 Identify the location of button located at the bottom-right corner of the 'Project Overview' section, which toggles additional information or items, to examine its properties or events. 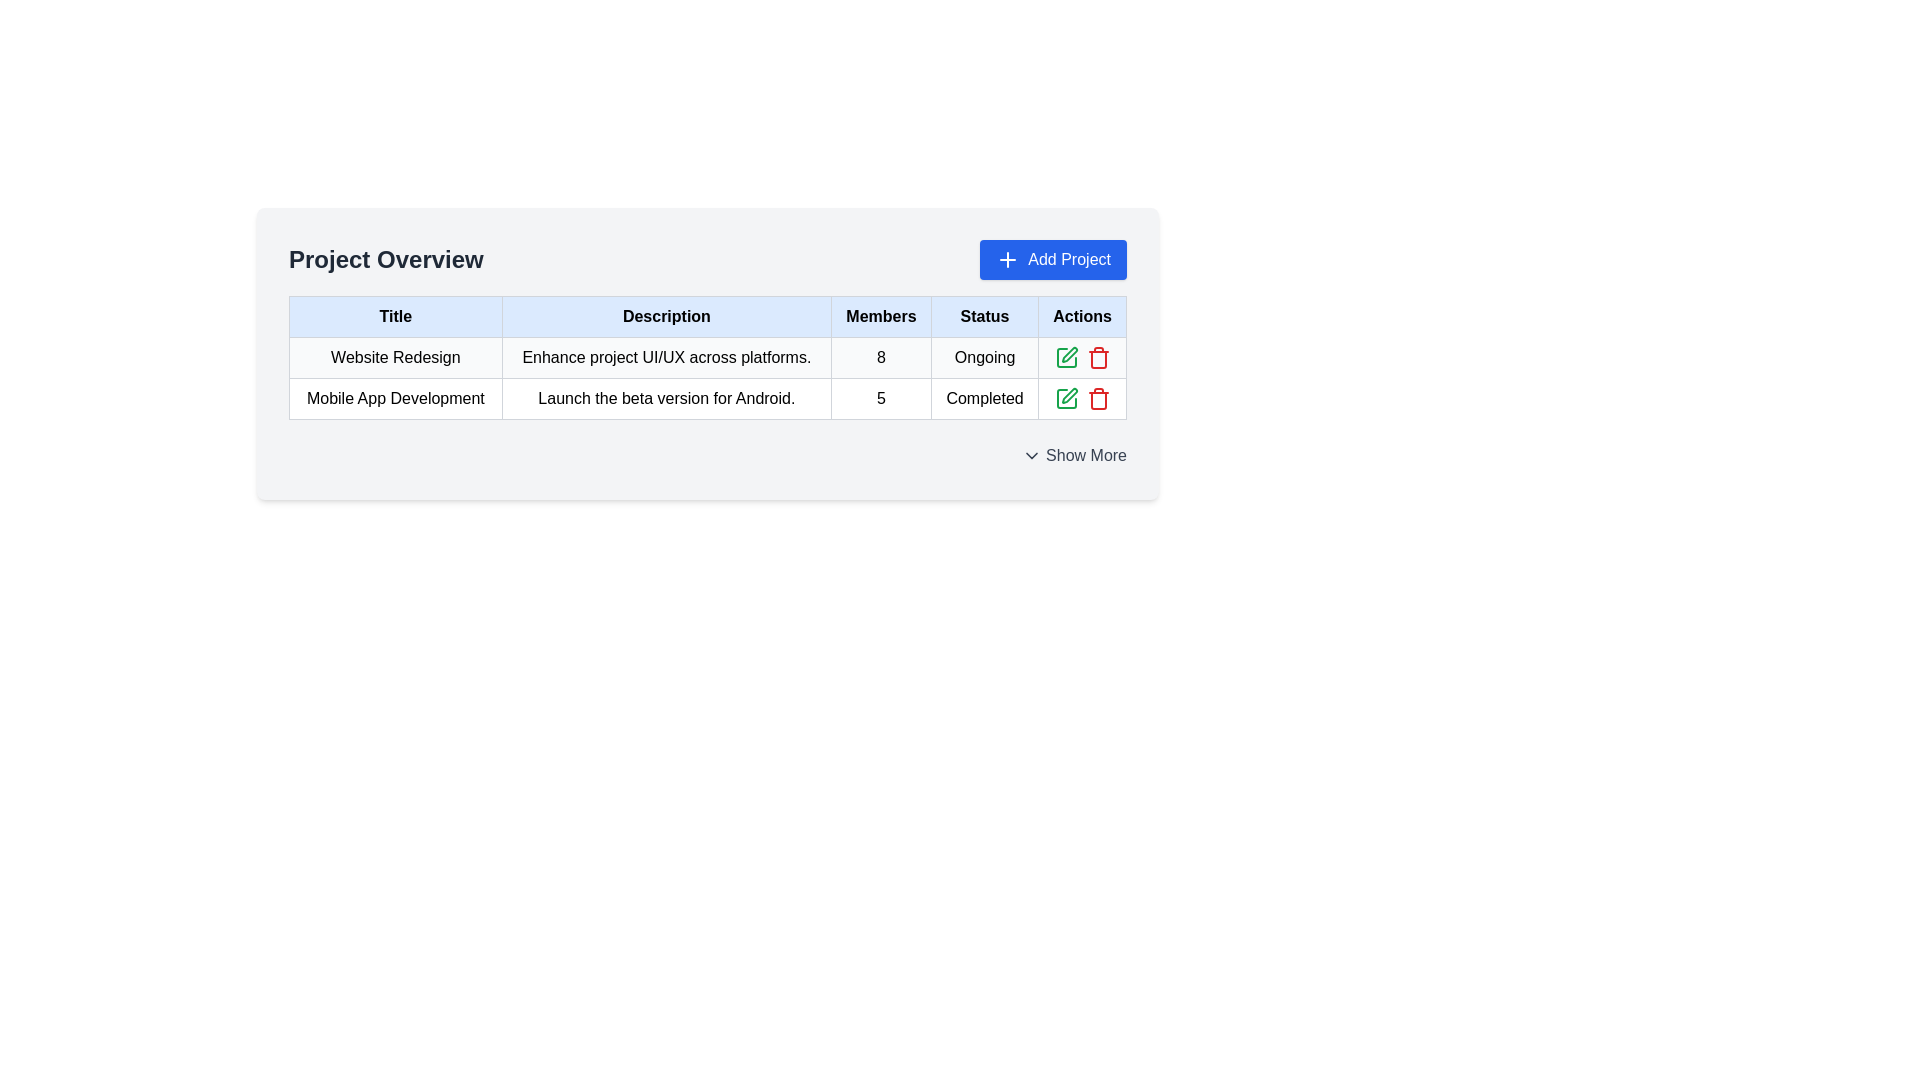
(1073, 455).